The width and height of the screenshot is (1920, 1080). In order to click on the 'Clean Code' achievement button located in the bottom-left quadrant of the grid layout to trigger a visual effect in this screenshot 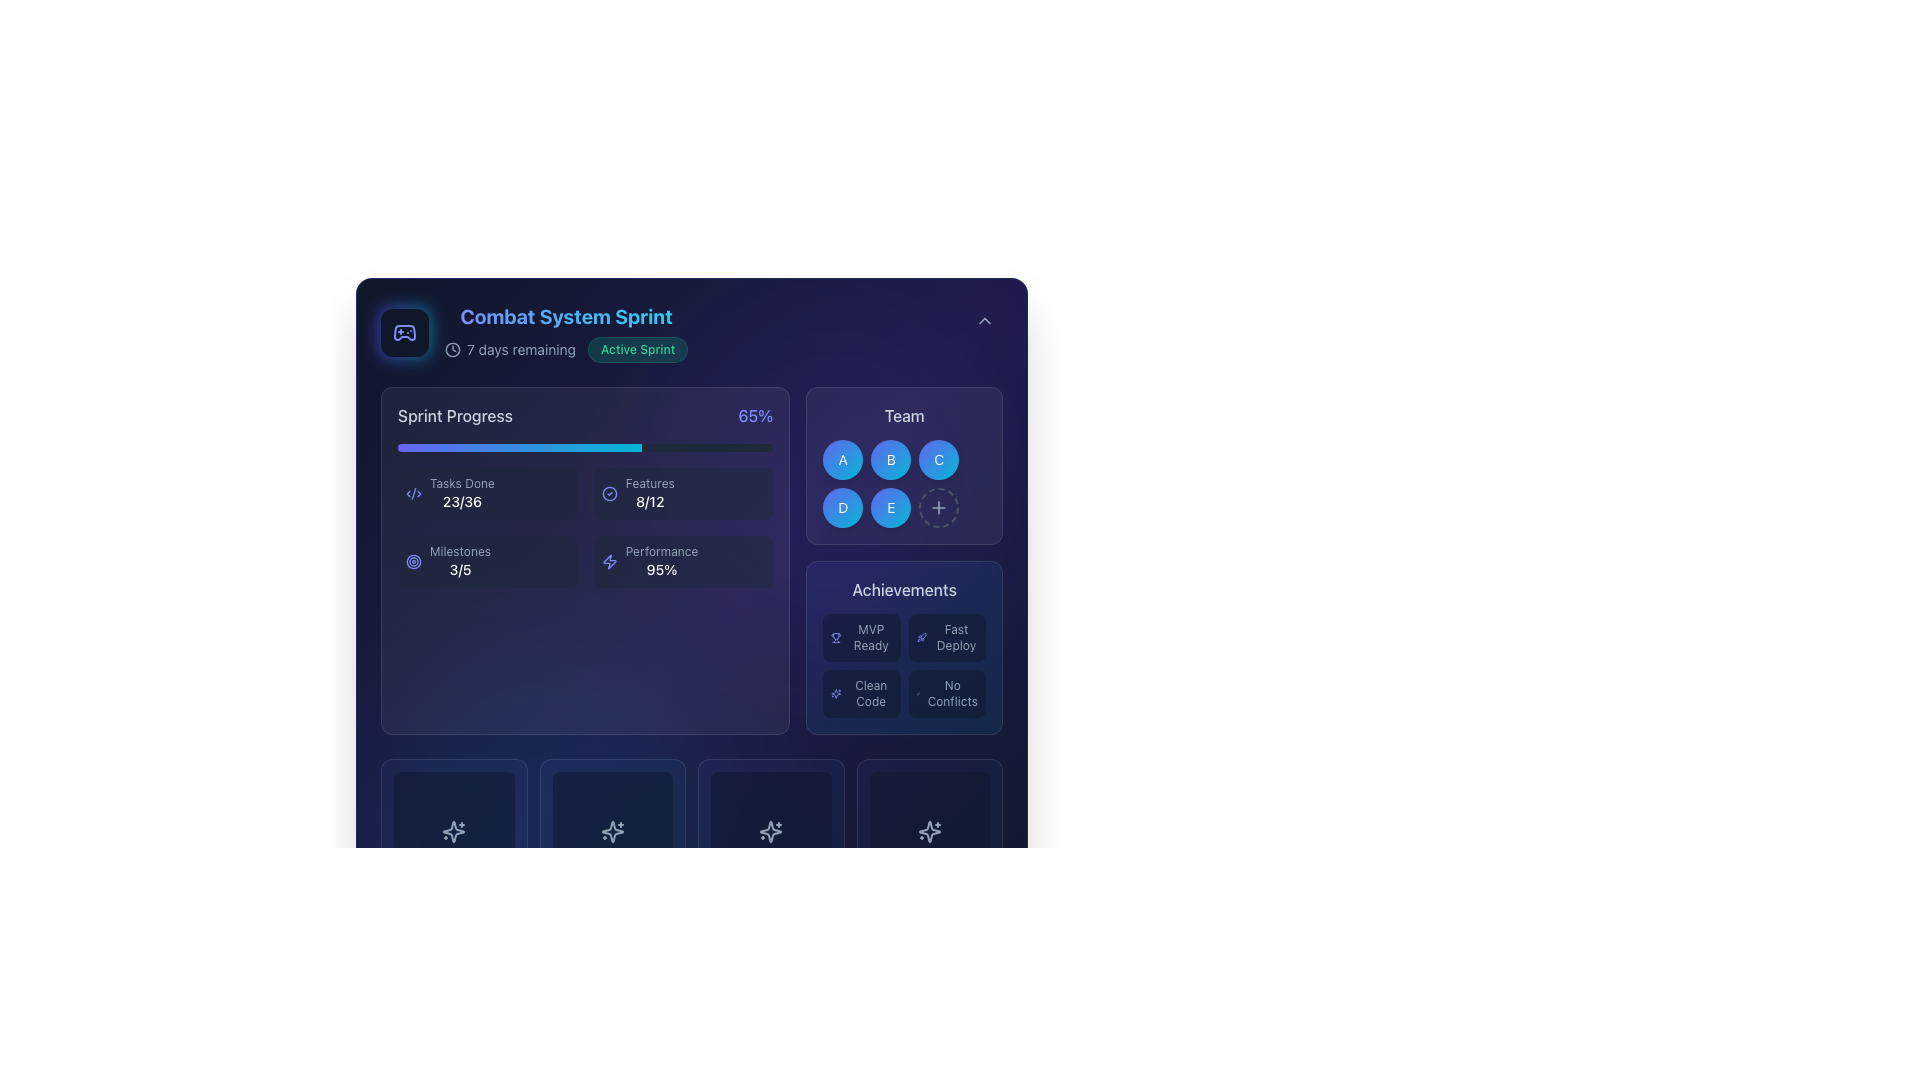, I will do `click(862, 693)`.